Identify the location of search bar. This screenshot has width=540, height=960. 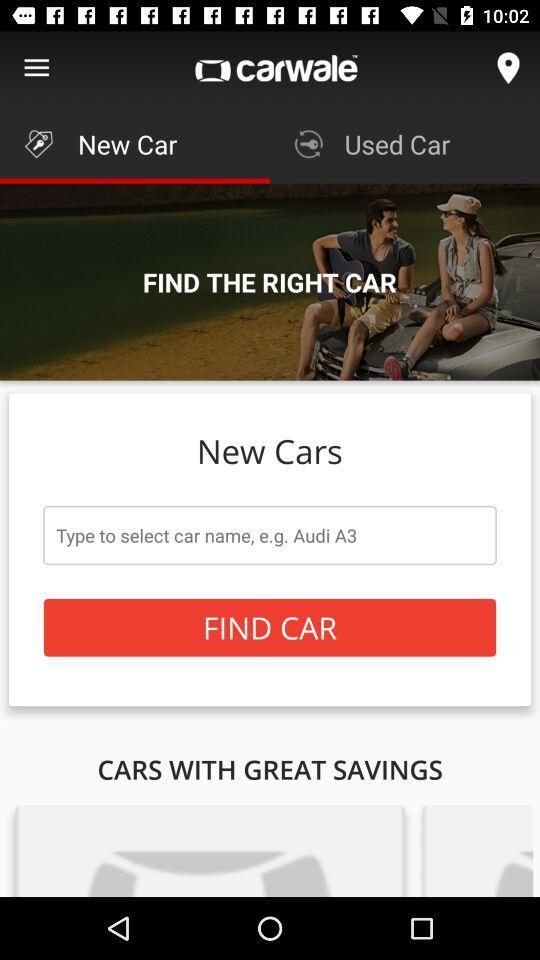
(270, 534).